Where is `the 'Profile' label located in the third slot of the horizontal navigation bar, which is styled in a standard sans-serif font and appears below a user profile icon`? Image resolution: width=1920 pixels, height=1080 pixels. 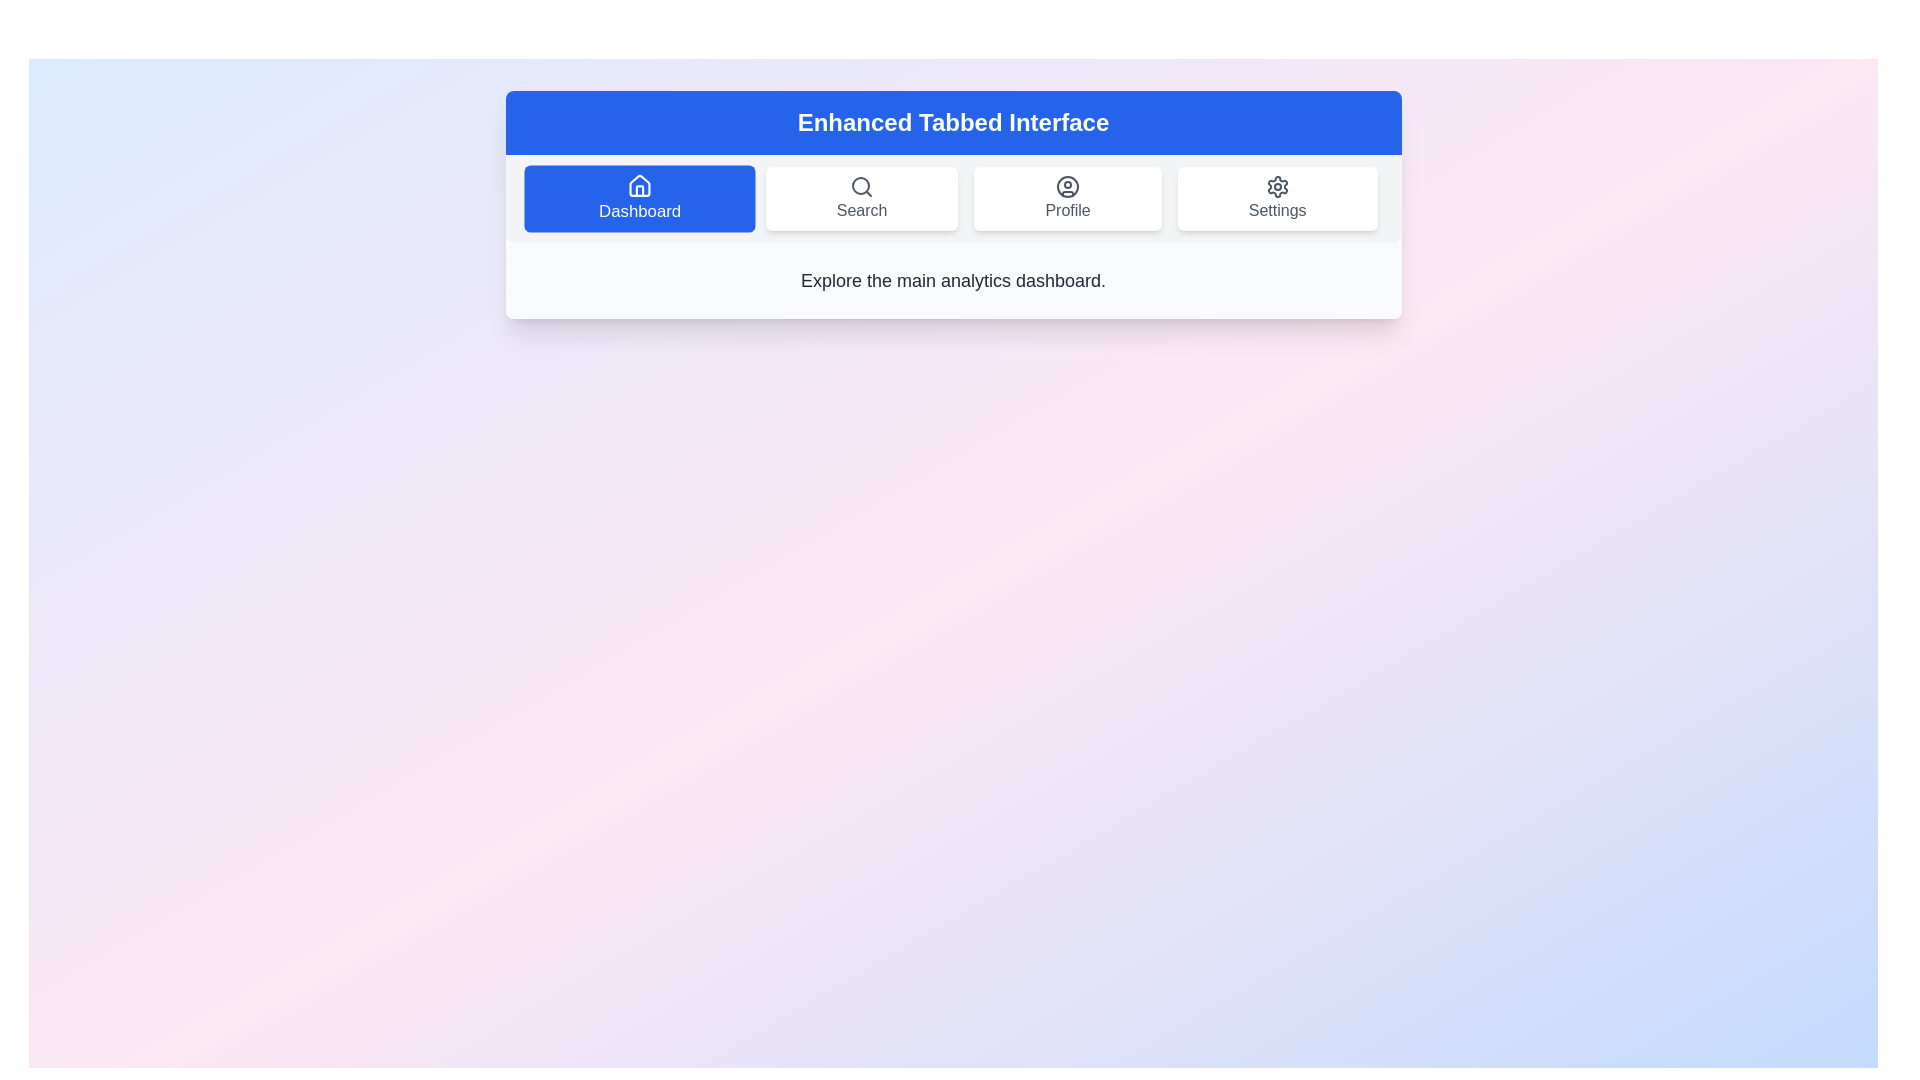
the 'Profile' label located in the third slot of the horizontal navigation bar, which is styled in a standard sans-serif font and appears below a user profile icon is located at coordinates (1067, 211).